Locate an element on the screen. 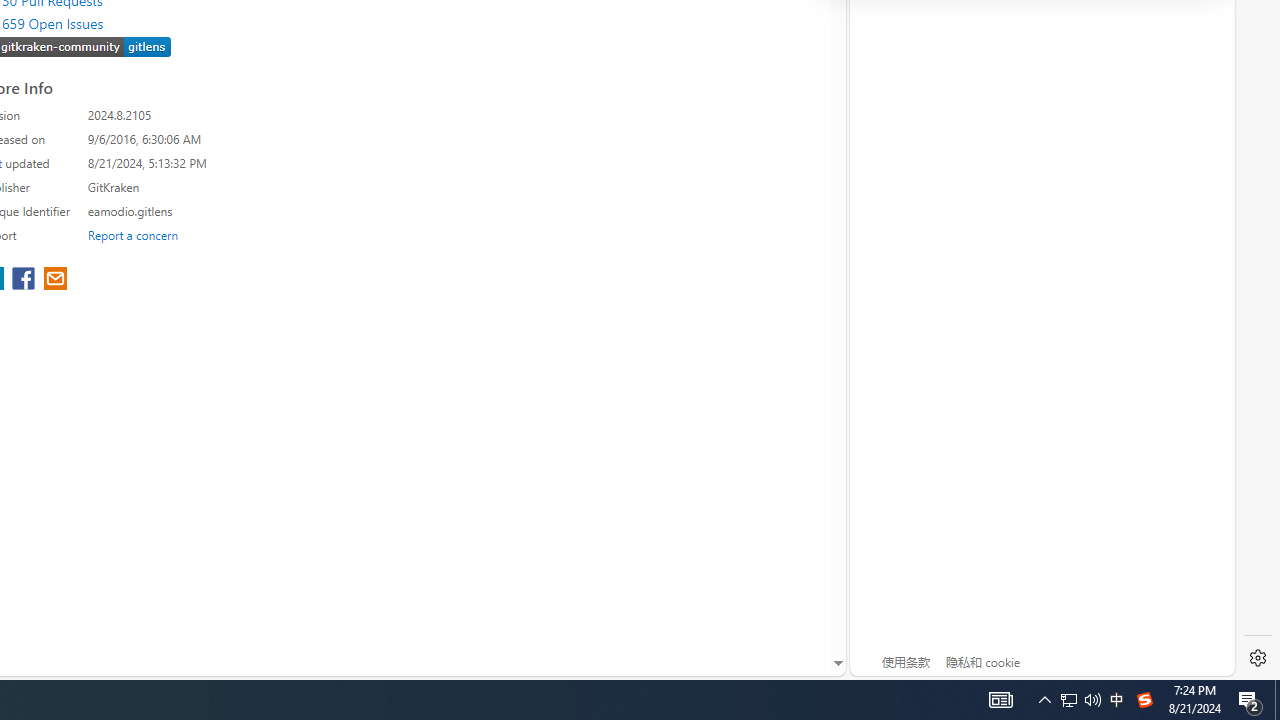  'Report a concern' is located at coordinates (132, 234).